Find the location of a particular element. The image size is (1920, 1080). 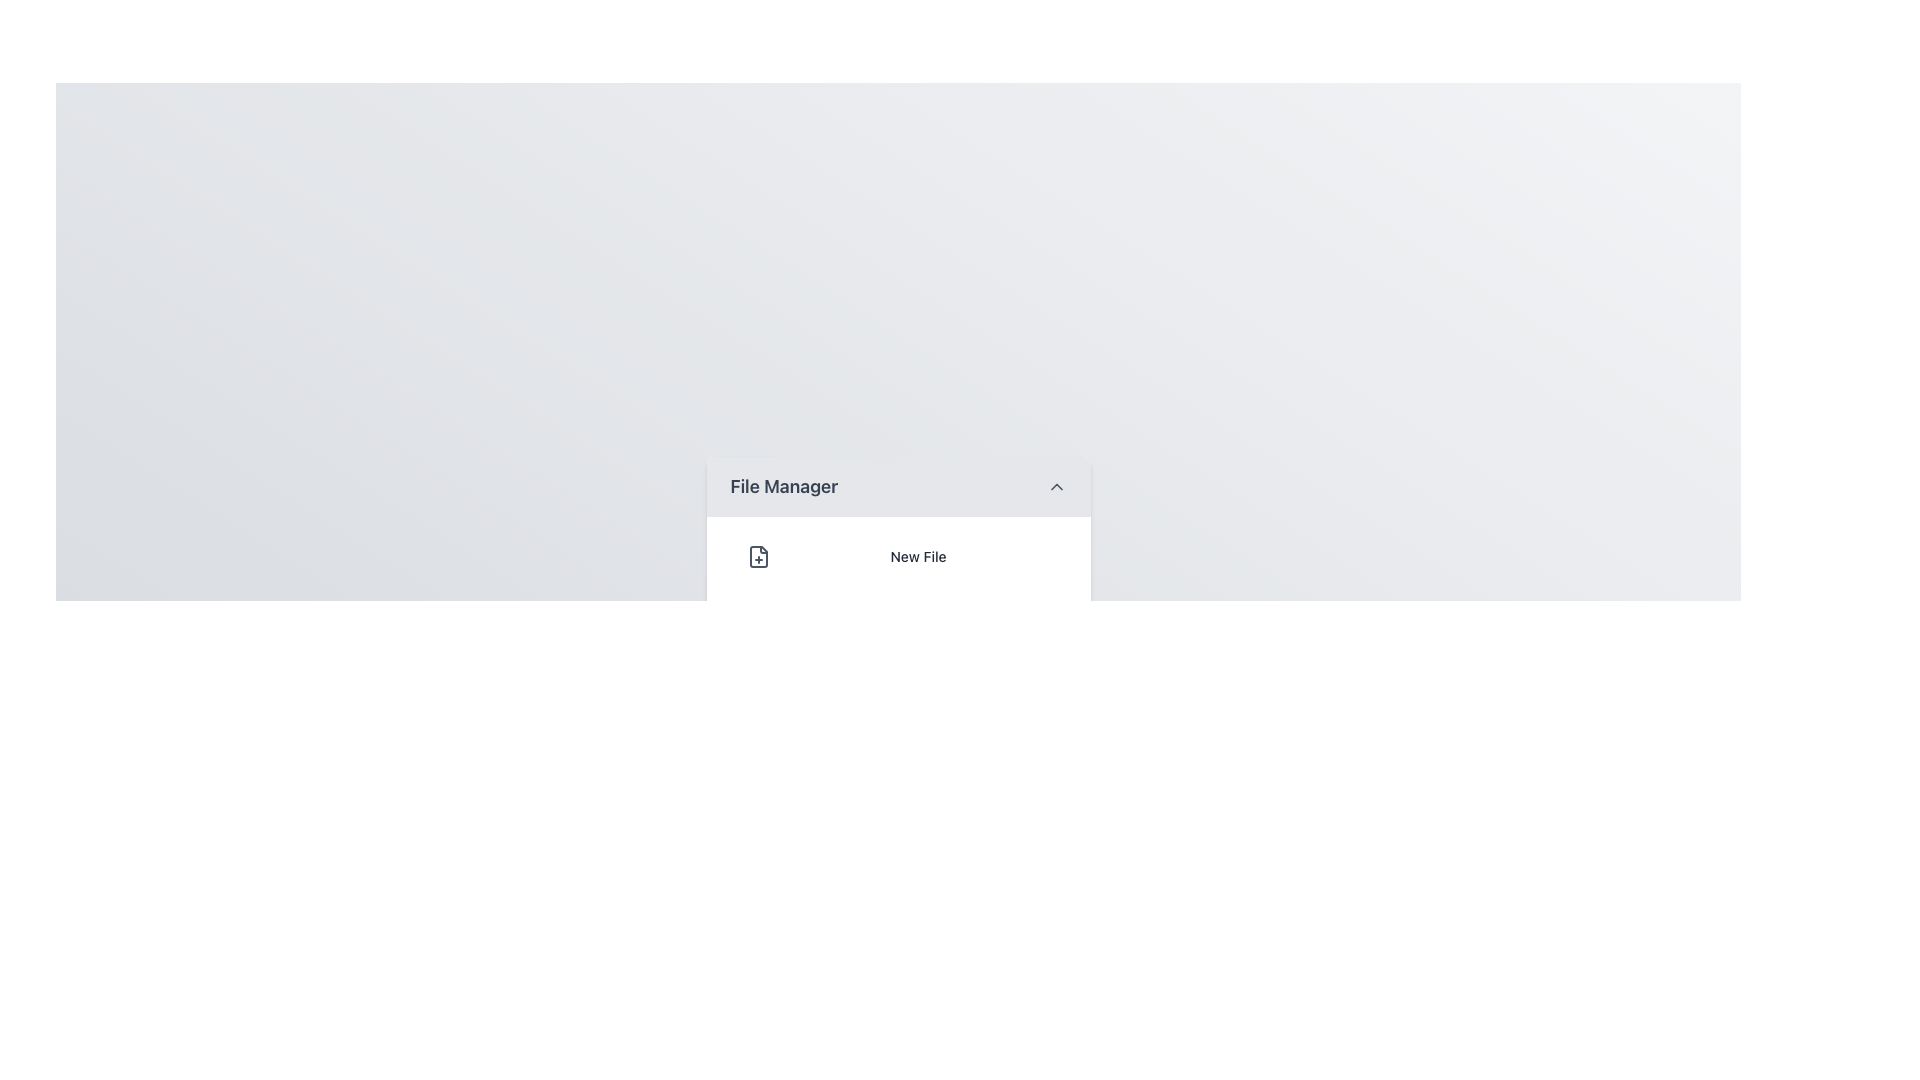

the small file icon with a plus symbol, located to the left of the text 'New File' is located at coordinates (757, 556).